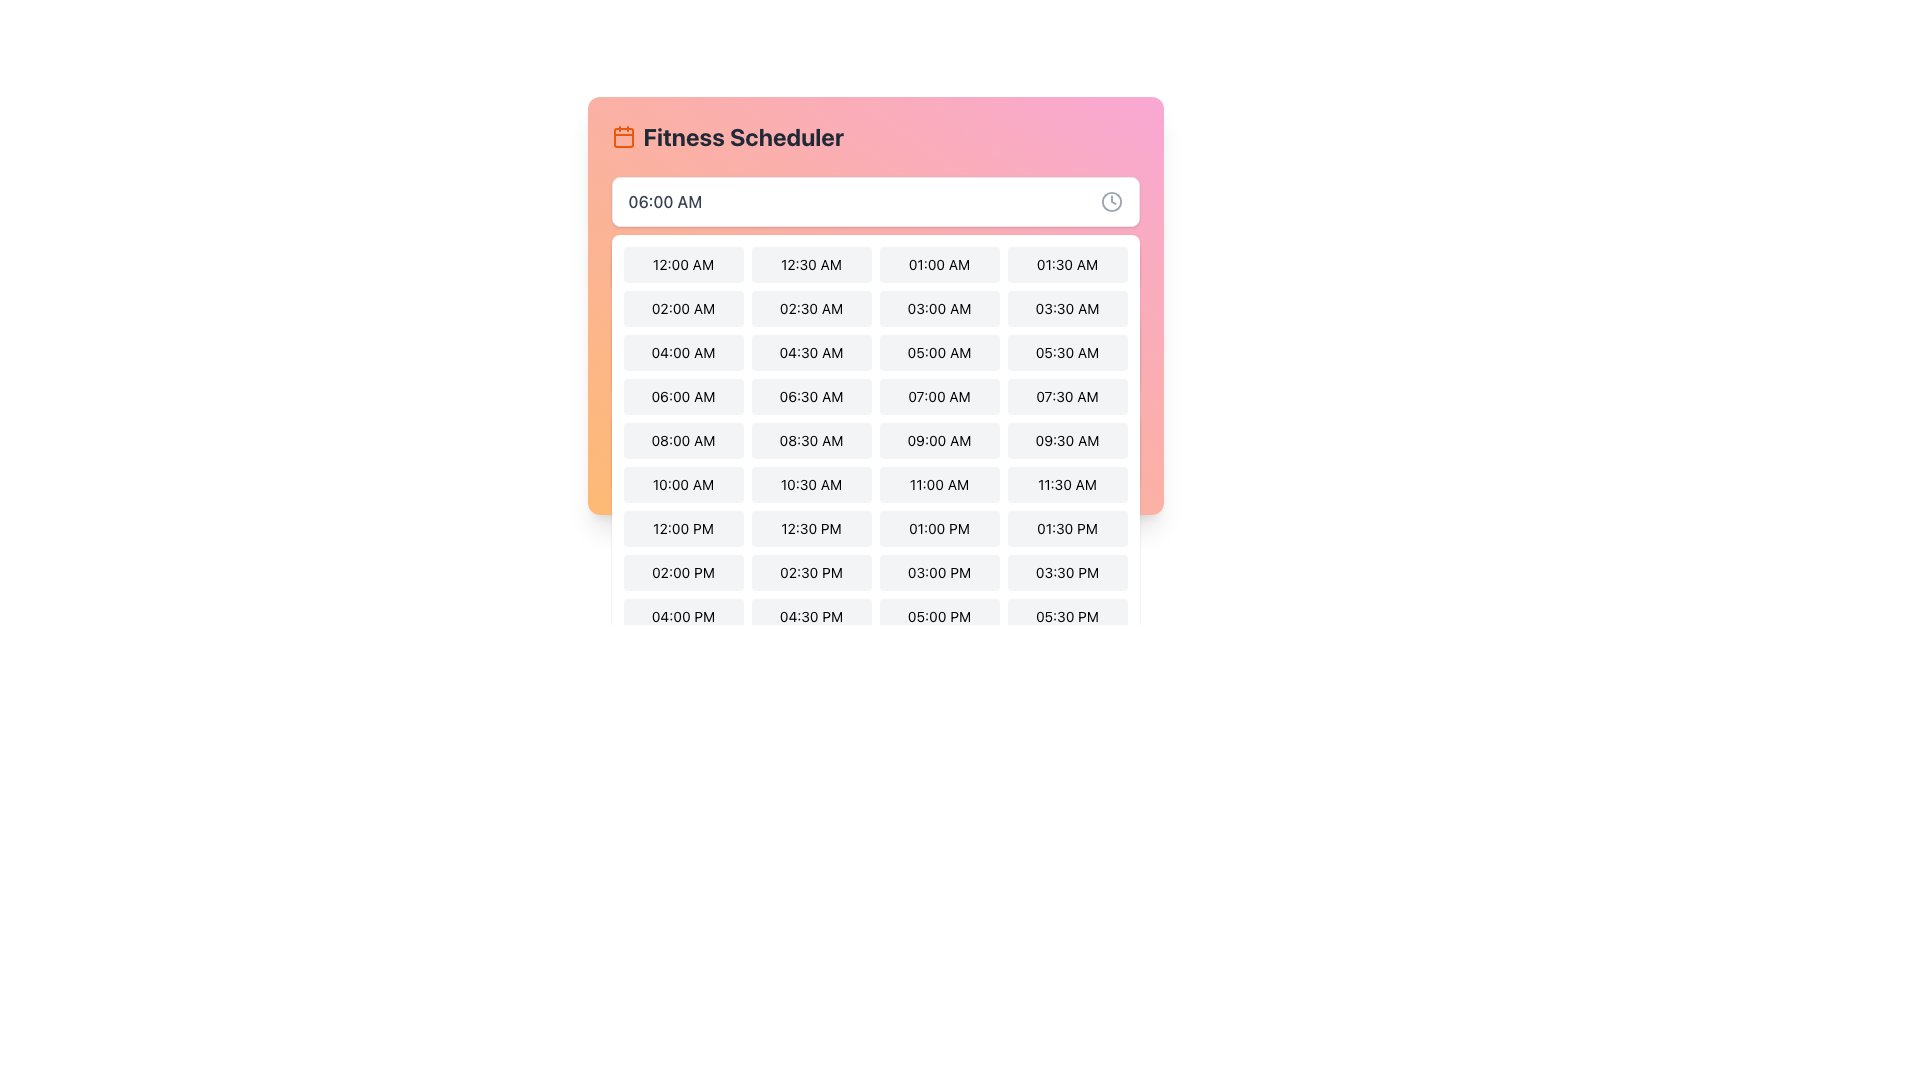 Image resolution: width=1920 pixels, height=1080 pixels. What do you see at coordinates (683, 527) in the screenshot?
I see `the '12:00 PM' button in the time selection dropdown` at bounding box center [683, 527].